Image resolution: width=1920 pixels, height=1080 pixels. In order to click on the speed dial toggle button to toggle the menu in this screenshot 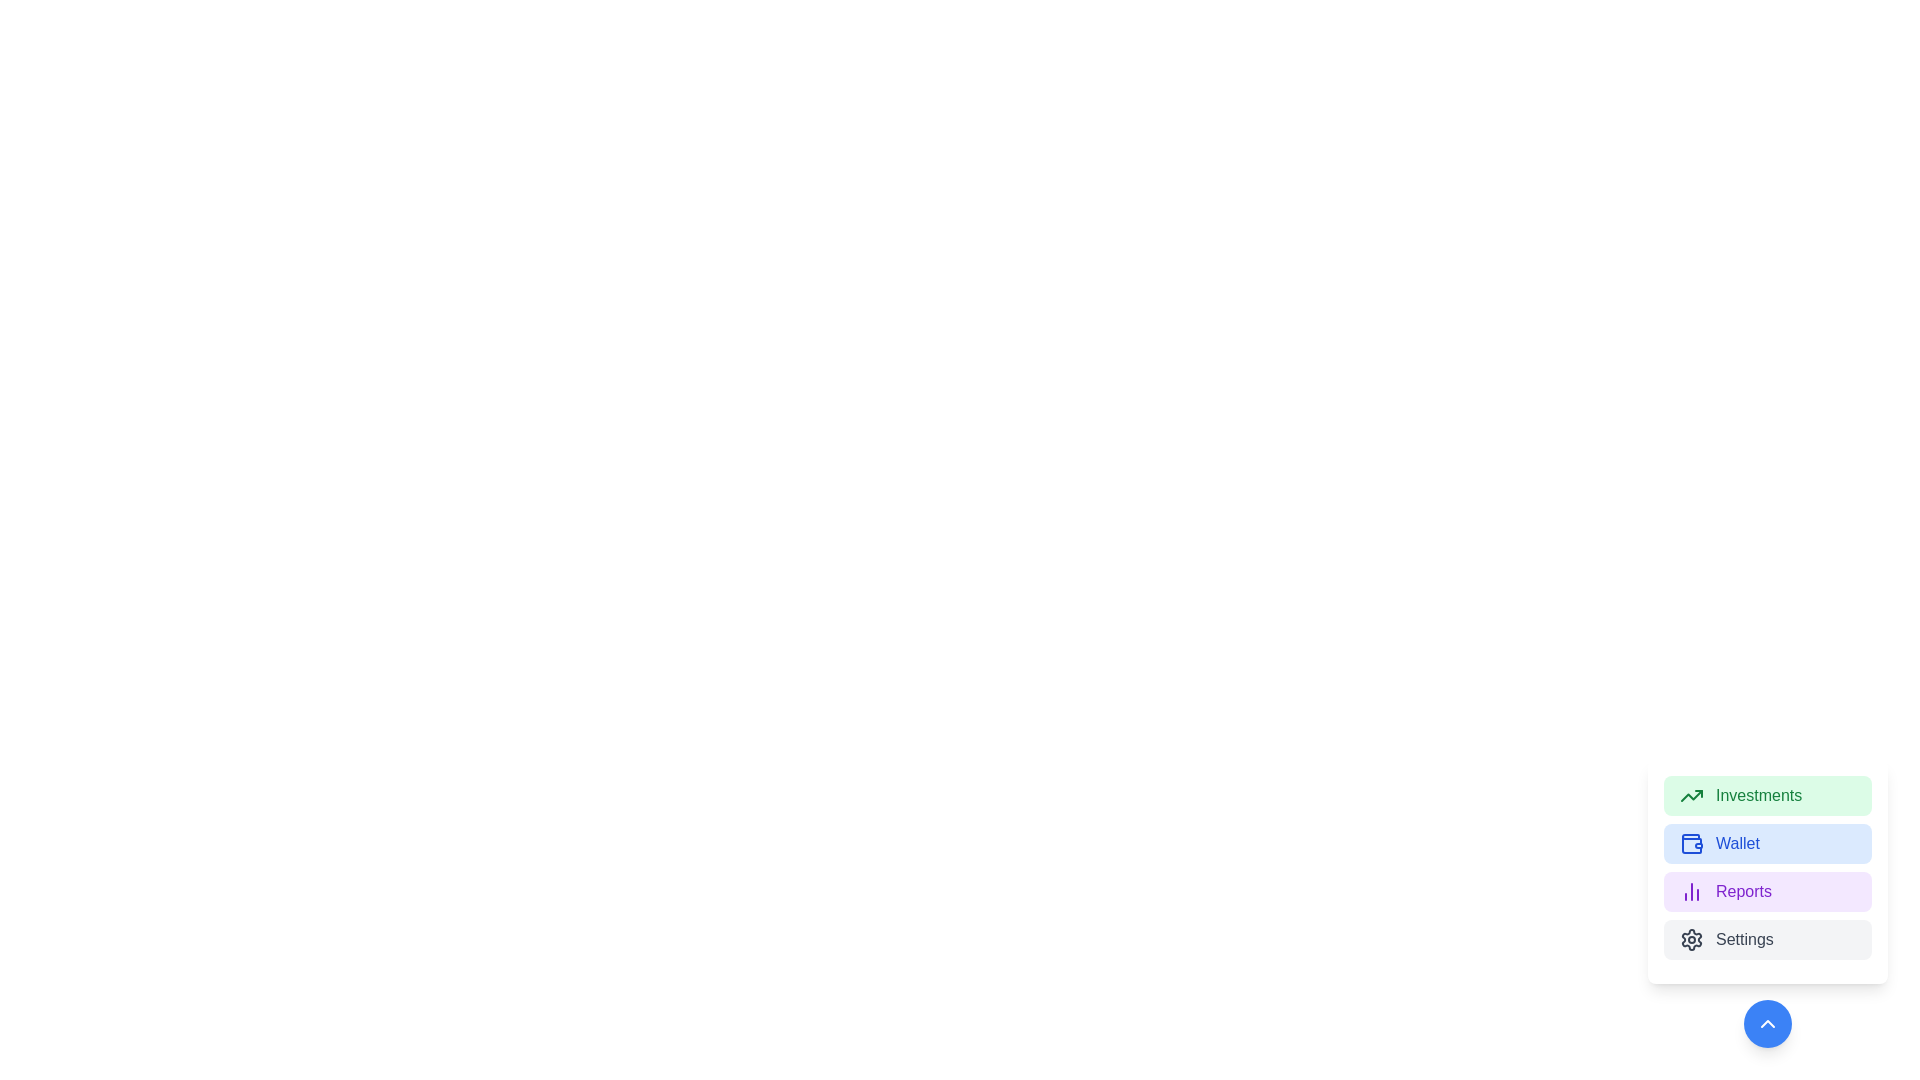, I will do `click(1767, 1023)`.